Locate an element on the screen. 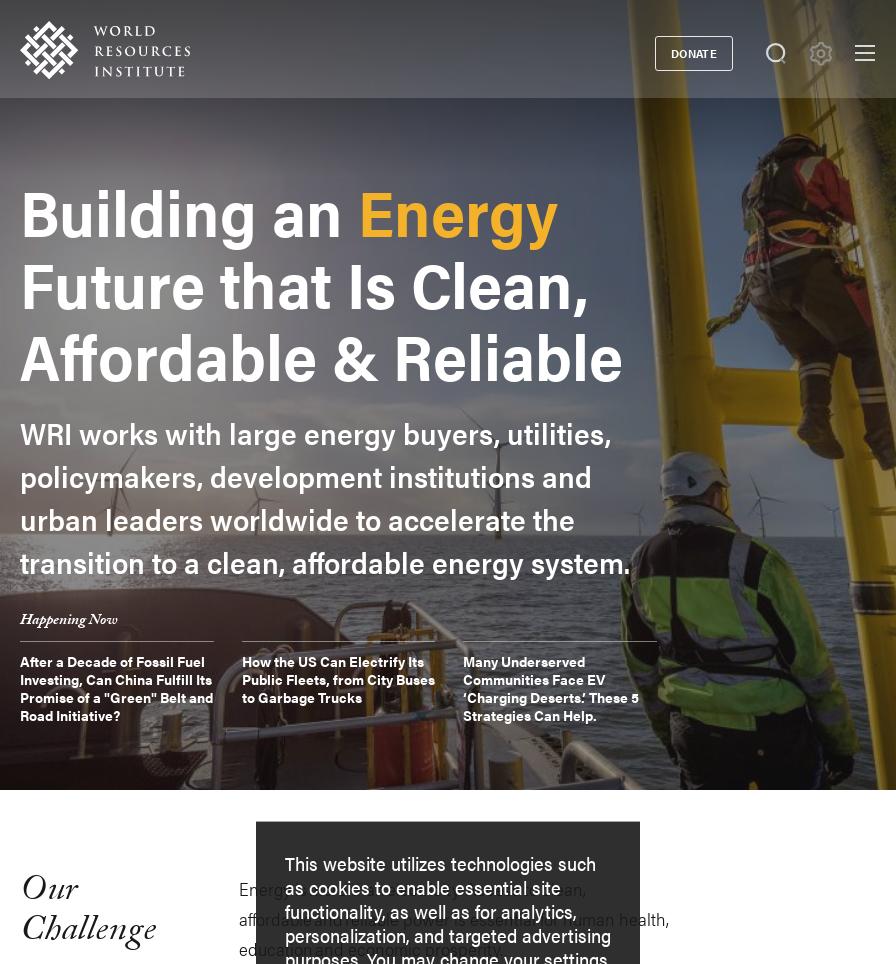  'Water' is located at coordinates (119, 692).